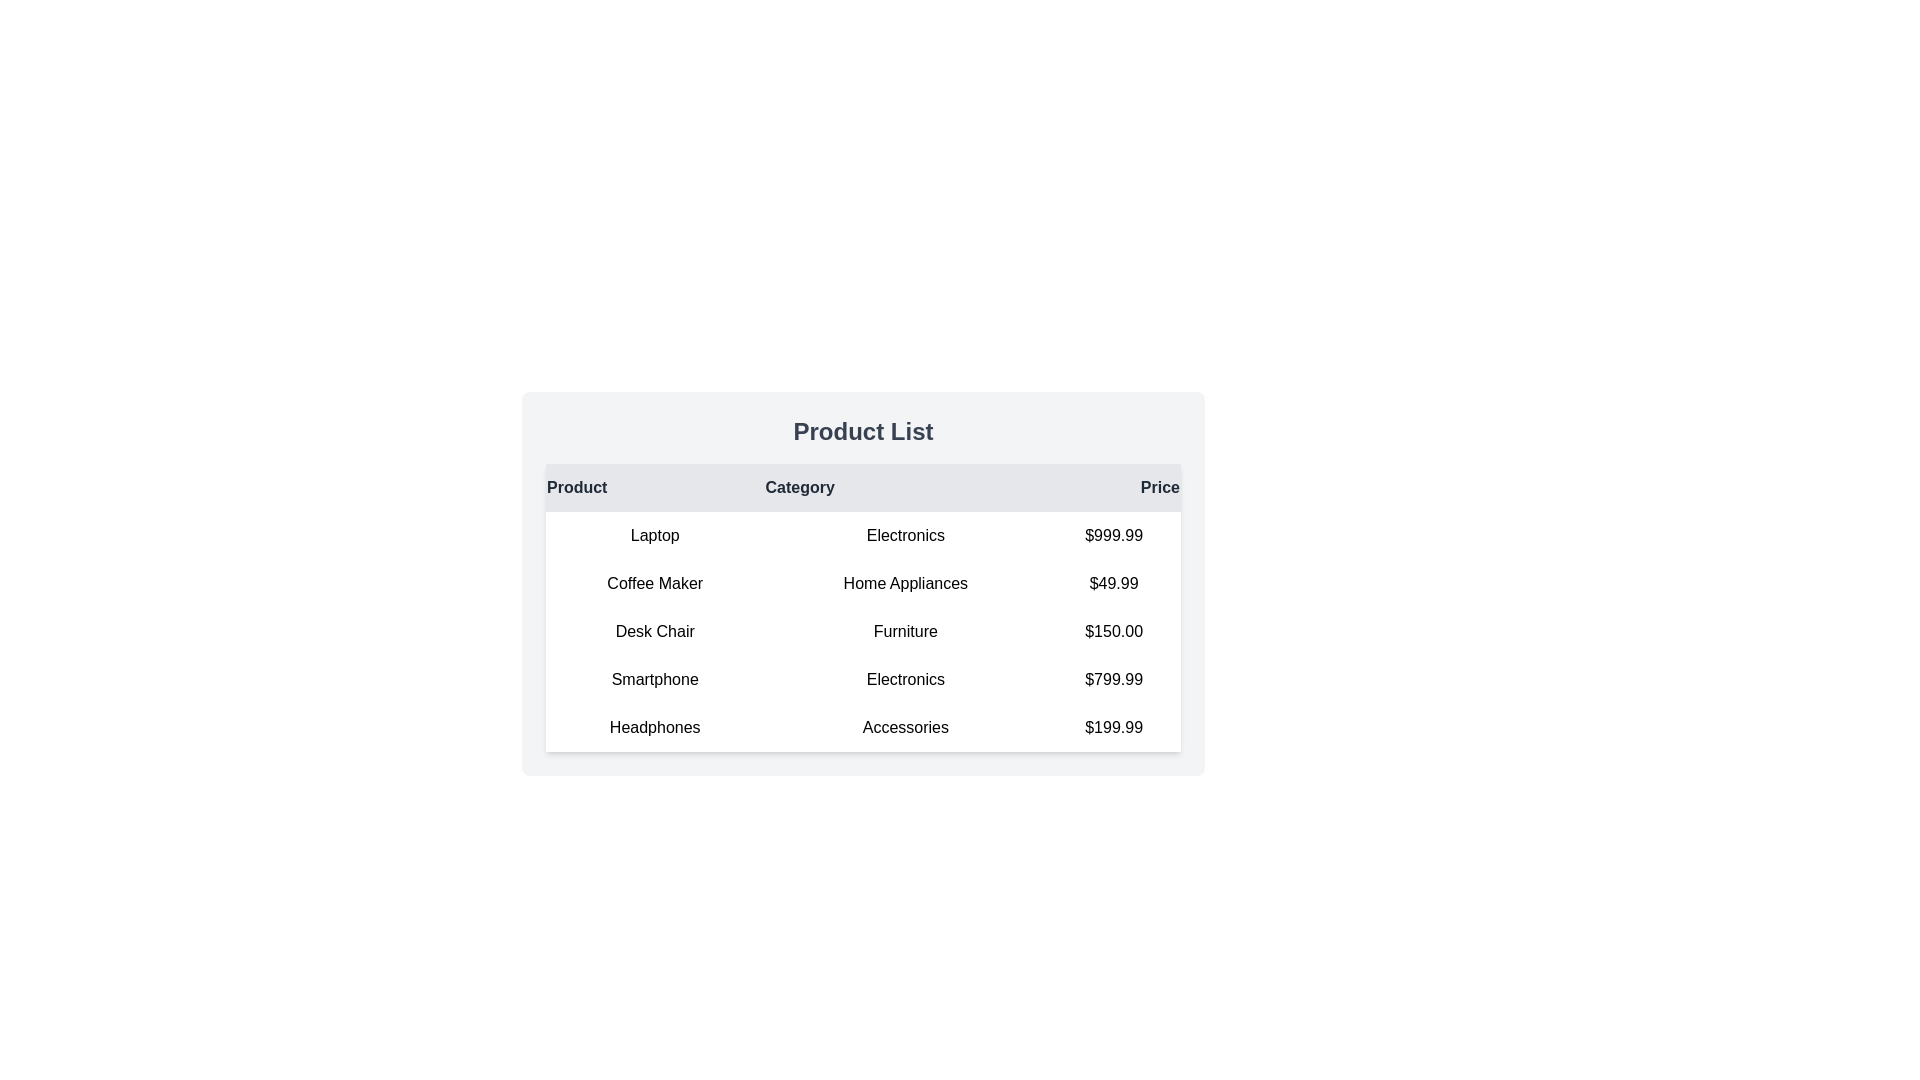  Describe the element at coordinates (863, 632) in the screenshot. I see `the third row of the table containing the item details for 'Desk Chair', which includes the product name, category, and price` at that location.